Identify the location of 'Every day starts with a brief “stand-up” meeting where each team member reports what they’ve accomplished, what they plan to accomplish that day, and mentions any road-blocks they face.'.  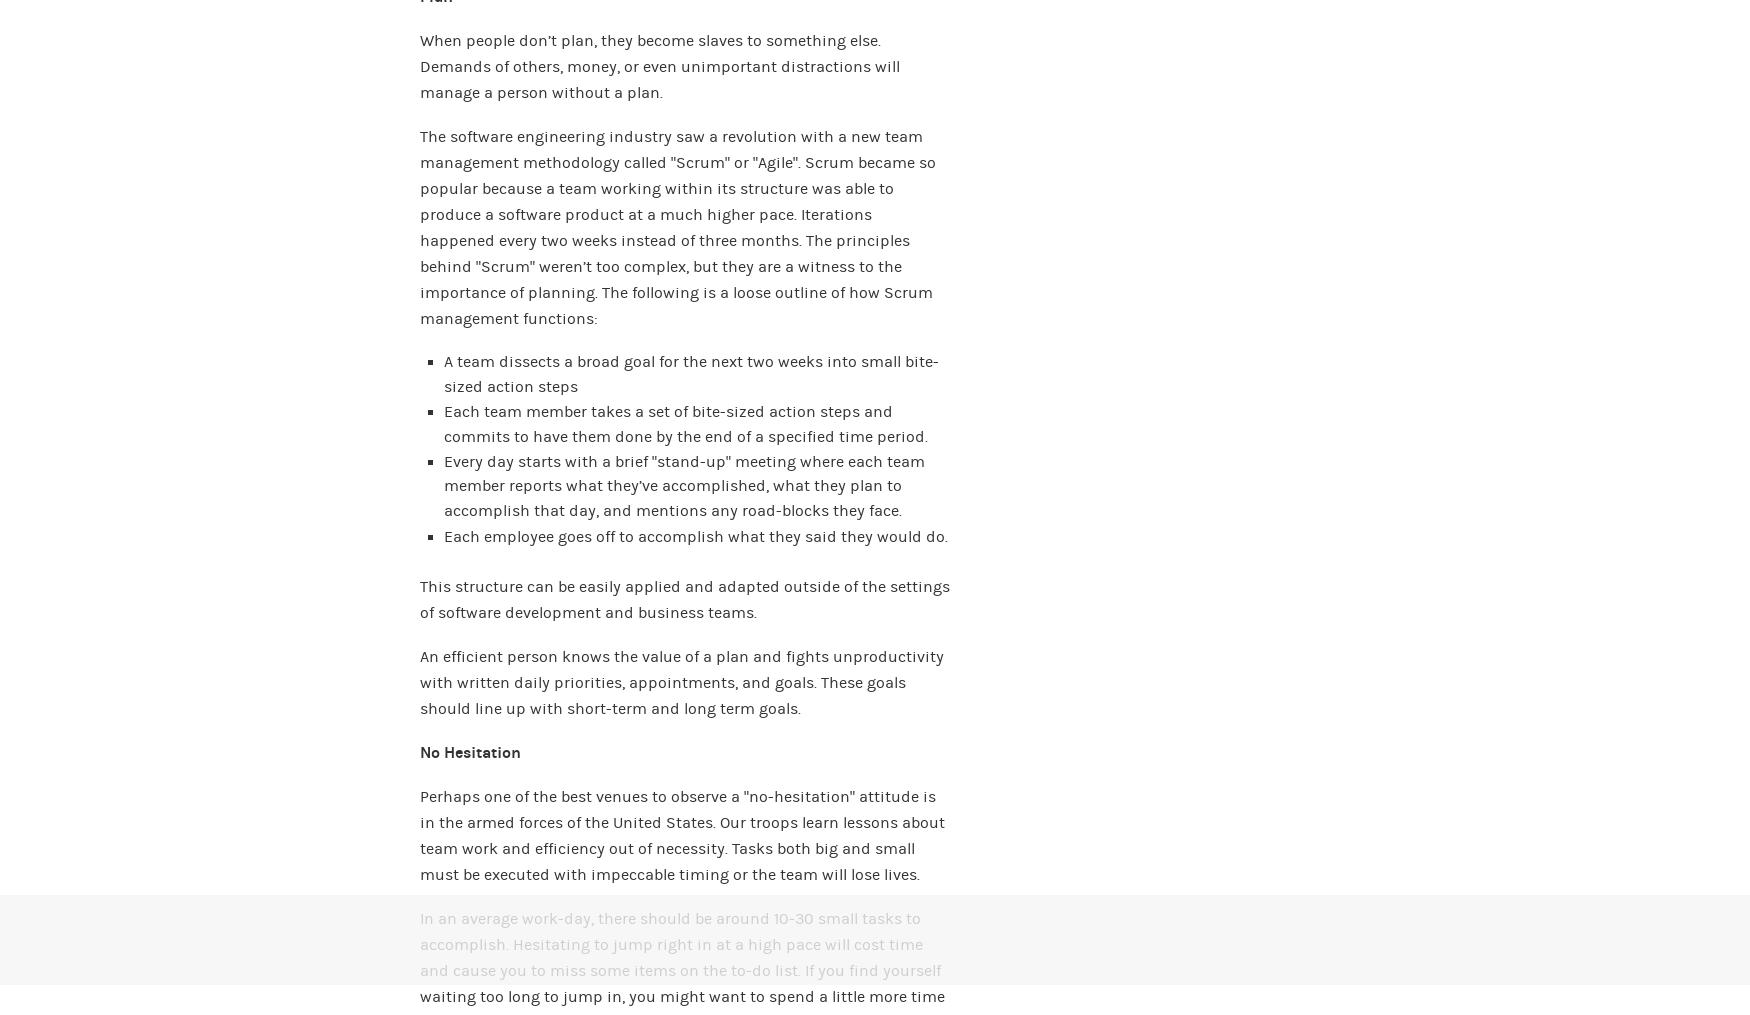
(683, 484).